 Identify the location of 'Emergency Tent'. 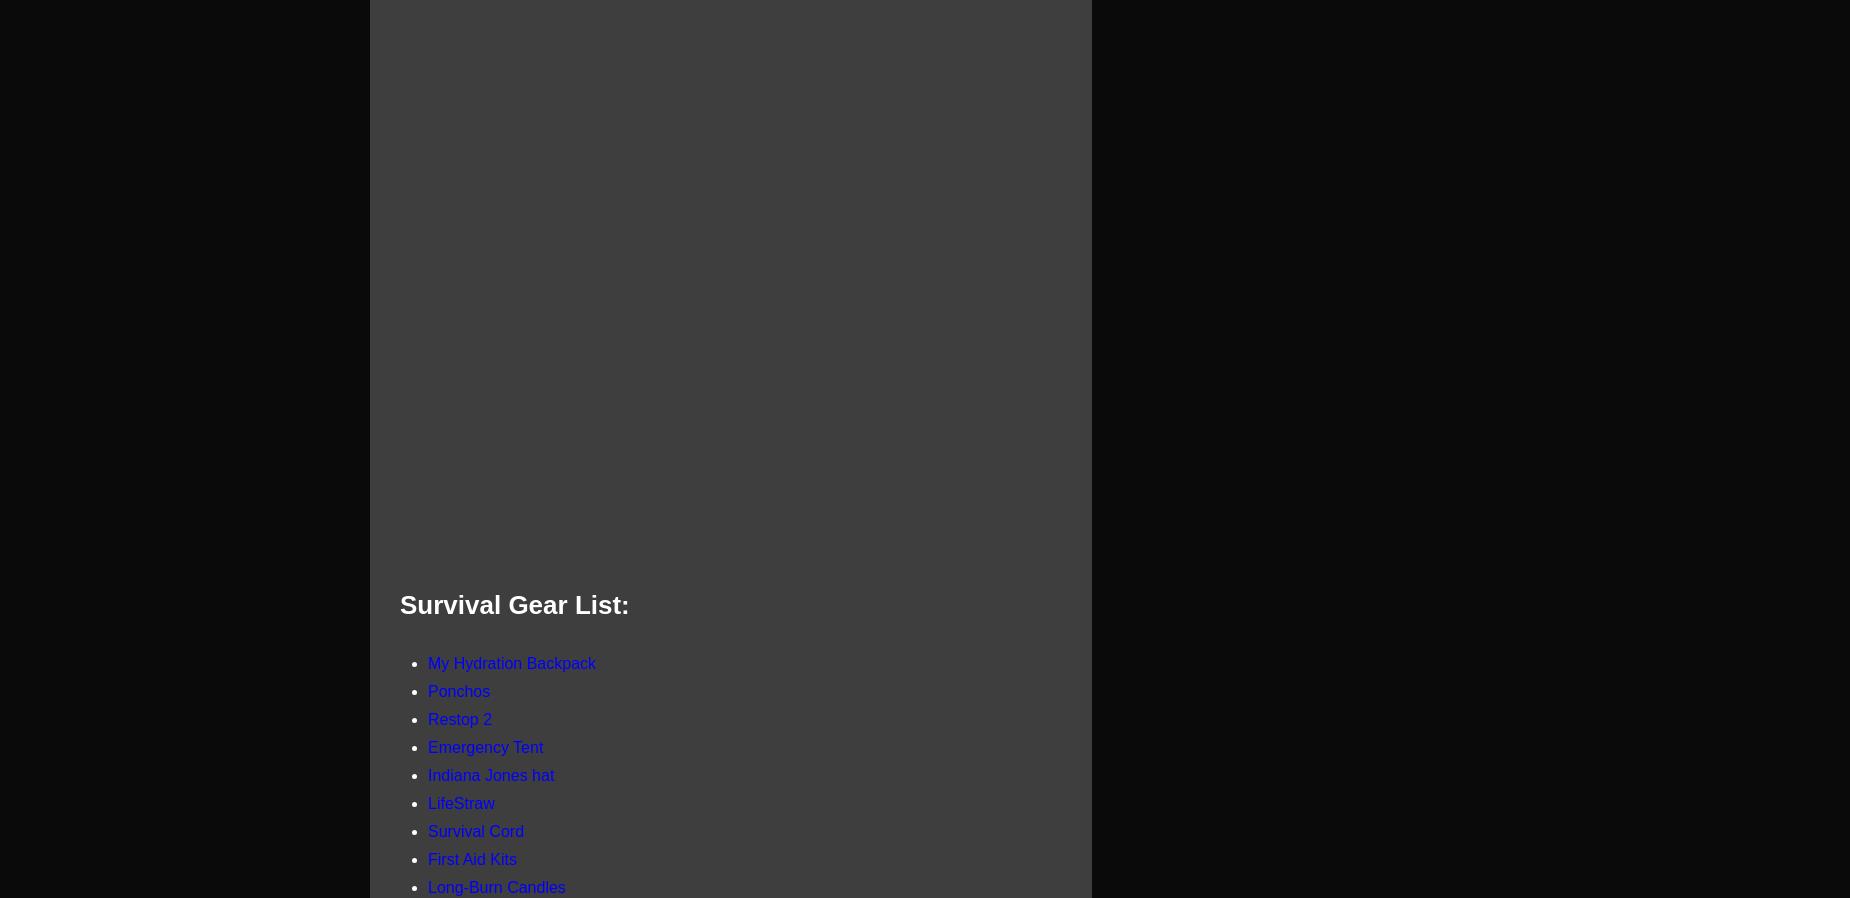
(485, 746).